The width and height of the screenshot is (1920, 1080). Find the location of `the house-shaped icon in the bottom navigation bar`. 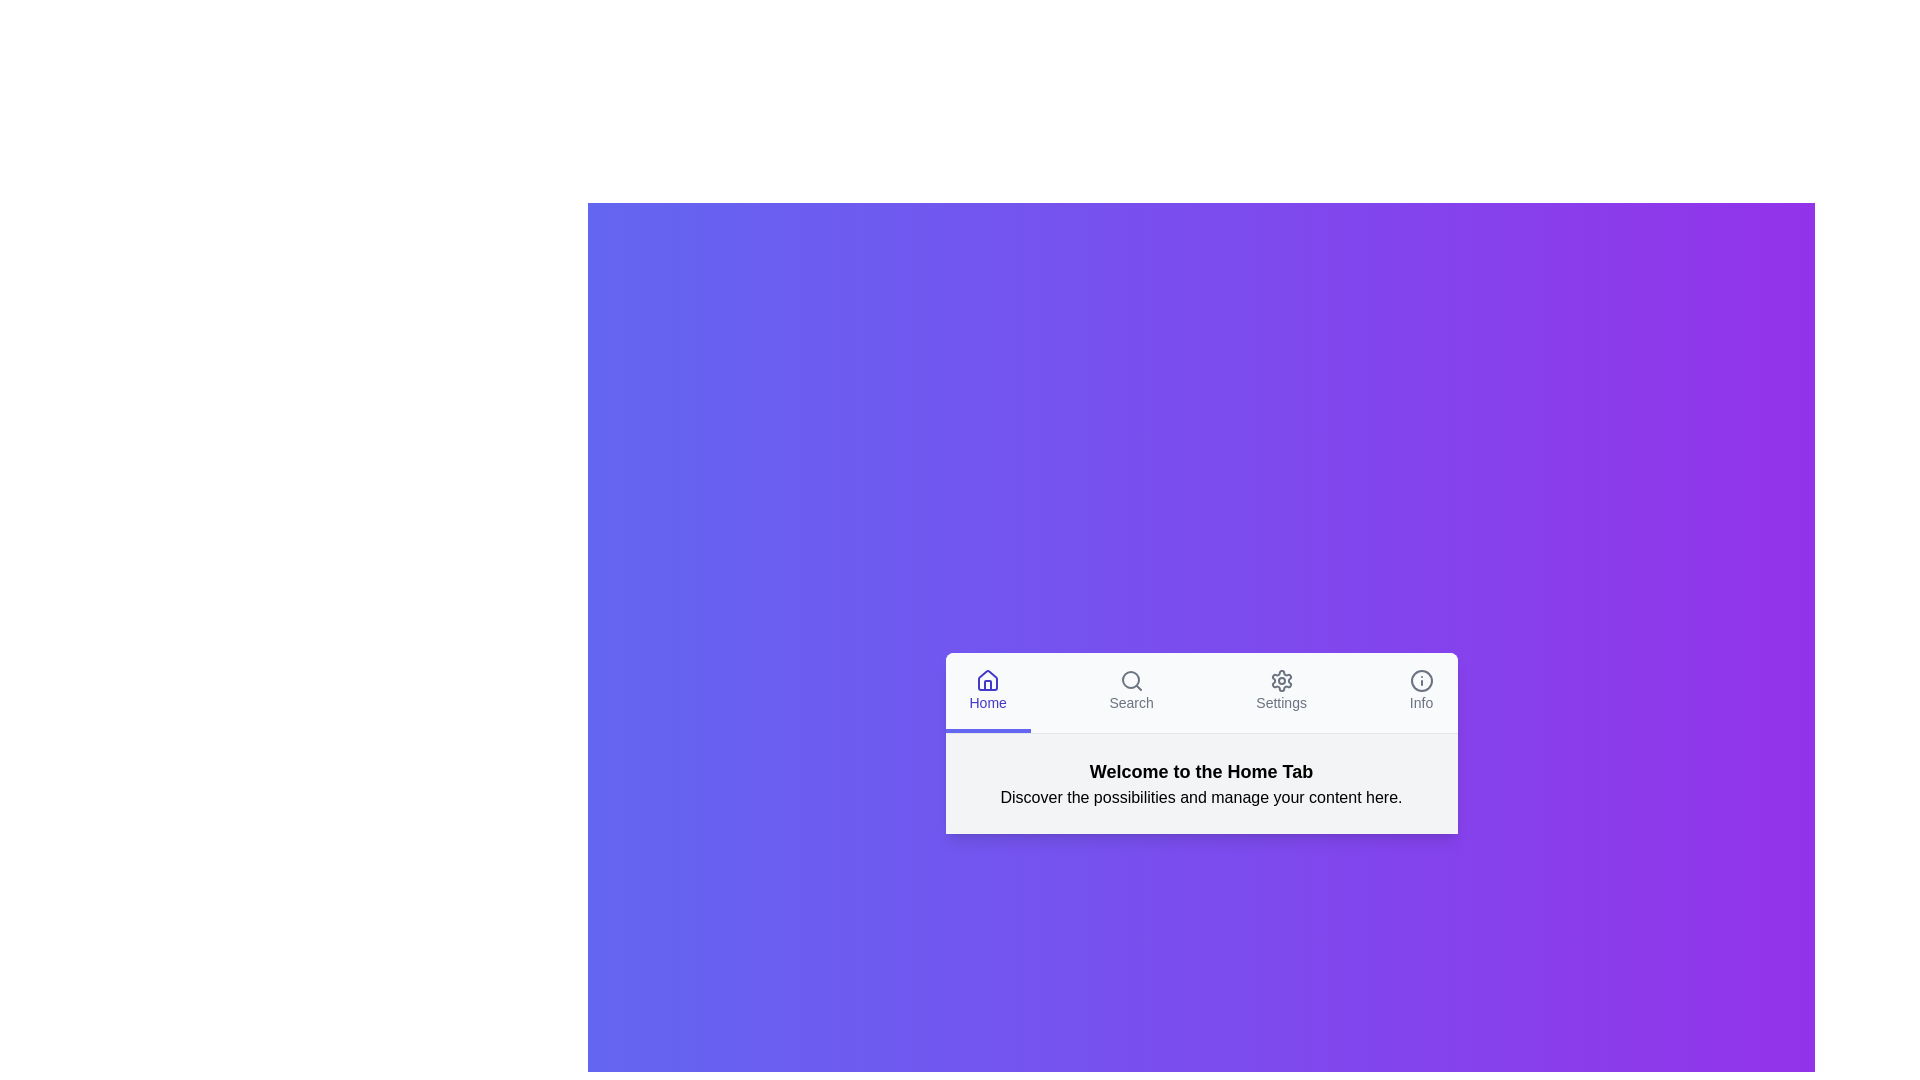

the house-shaped icon in the bottom navigation bar is located at coordinates (988, 679).